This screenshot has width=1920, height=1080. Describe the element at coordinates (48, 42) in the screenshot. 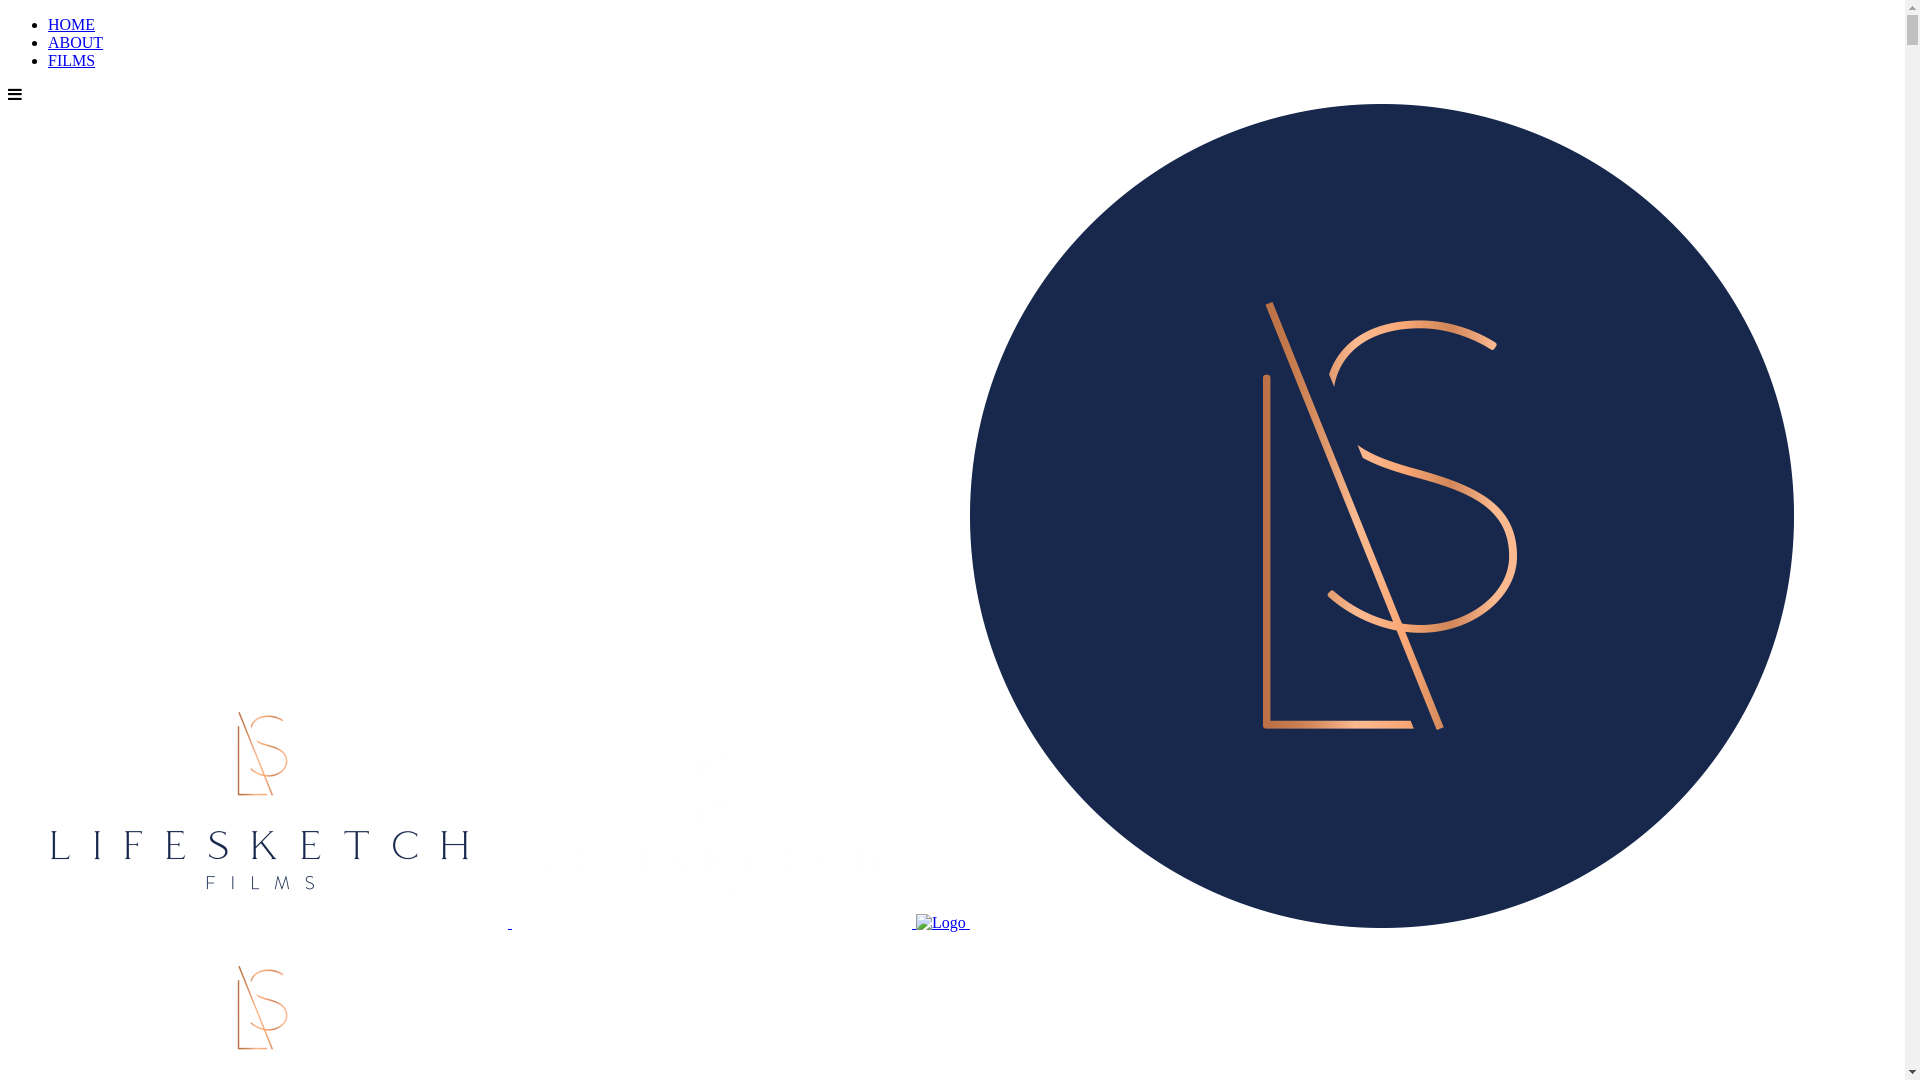

I see `'ABOUT'` at that location.